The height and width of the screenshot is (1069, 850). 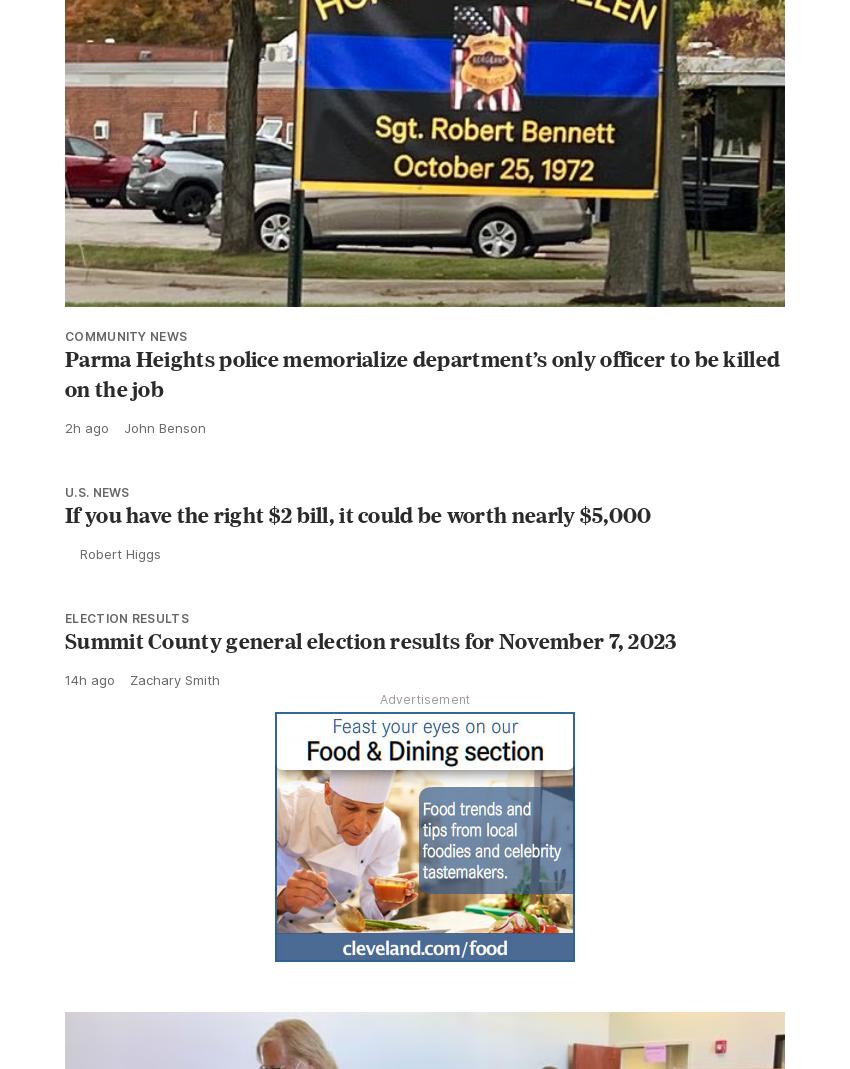 I want to click on 'Zachary Smith', so click(x=174, y=678).